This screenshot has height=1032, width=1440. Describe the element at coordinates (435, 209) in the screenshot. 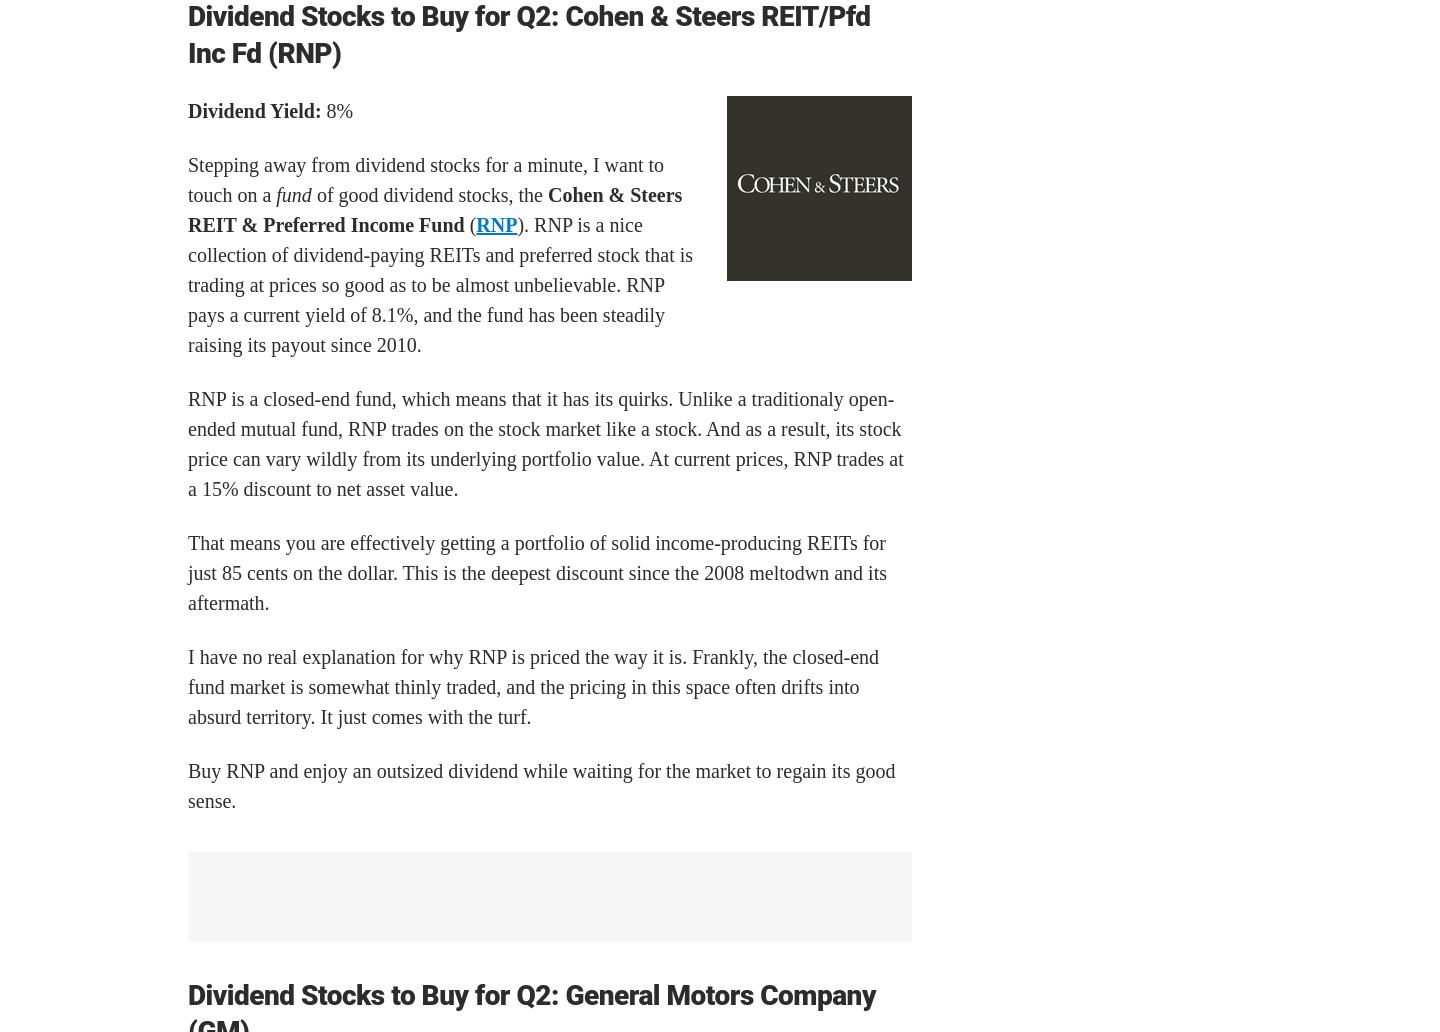

I see `'Cohen & Steers REIT & Preferred Income Fund'` at that location.